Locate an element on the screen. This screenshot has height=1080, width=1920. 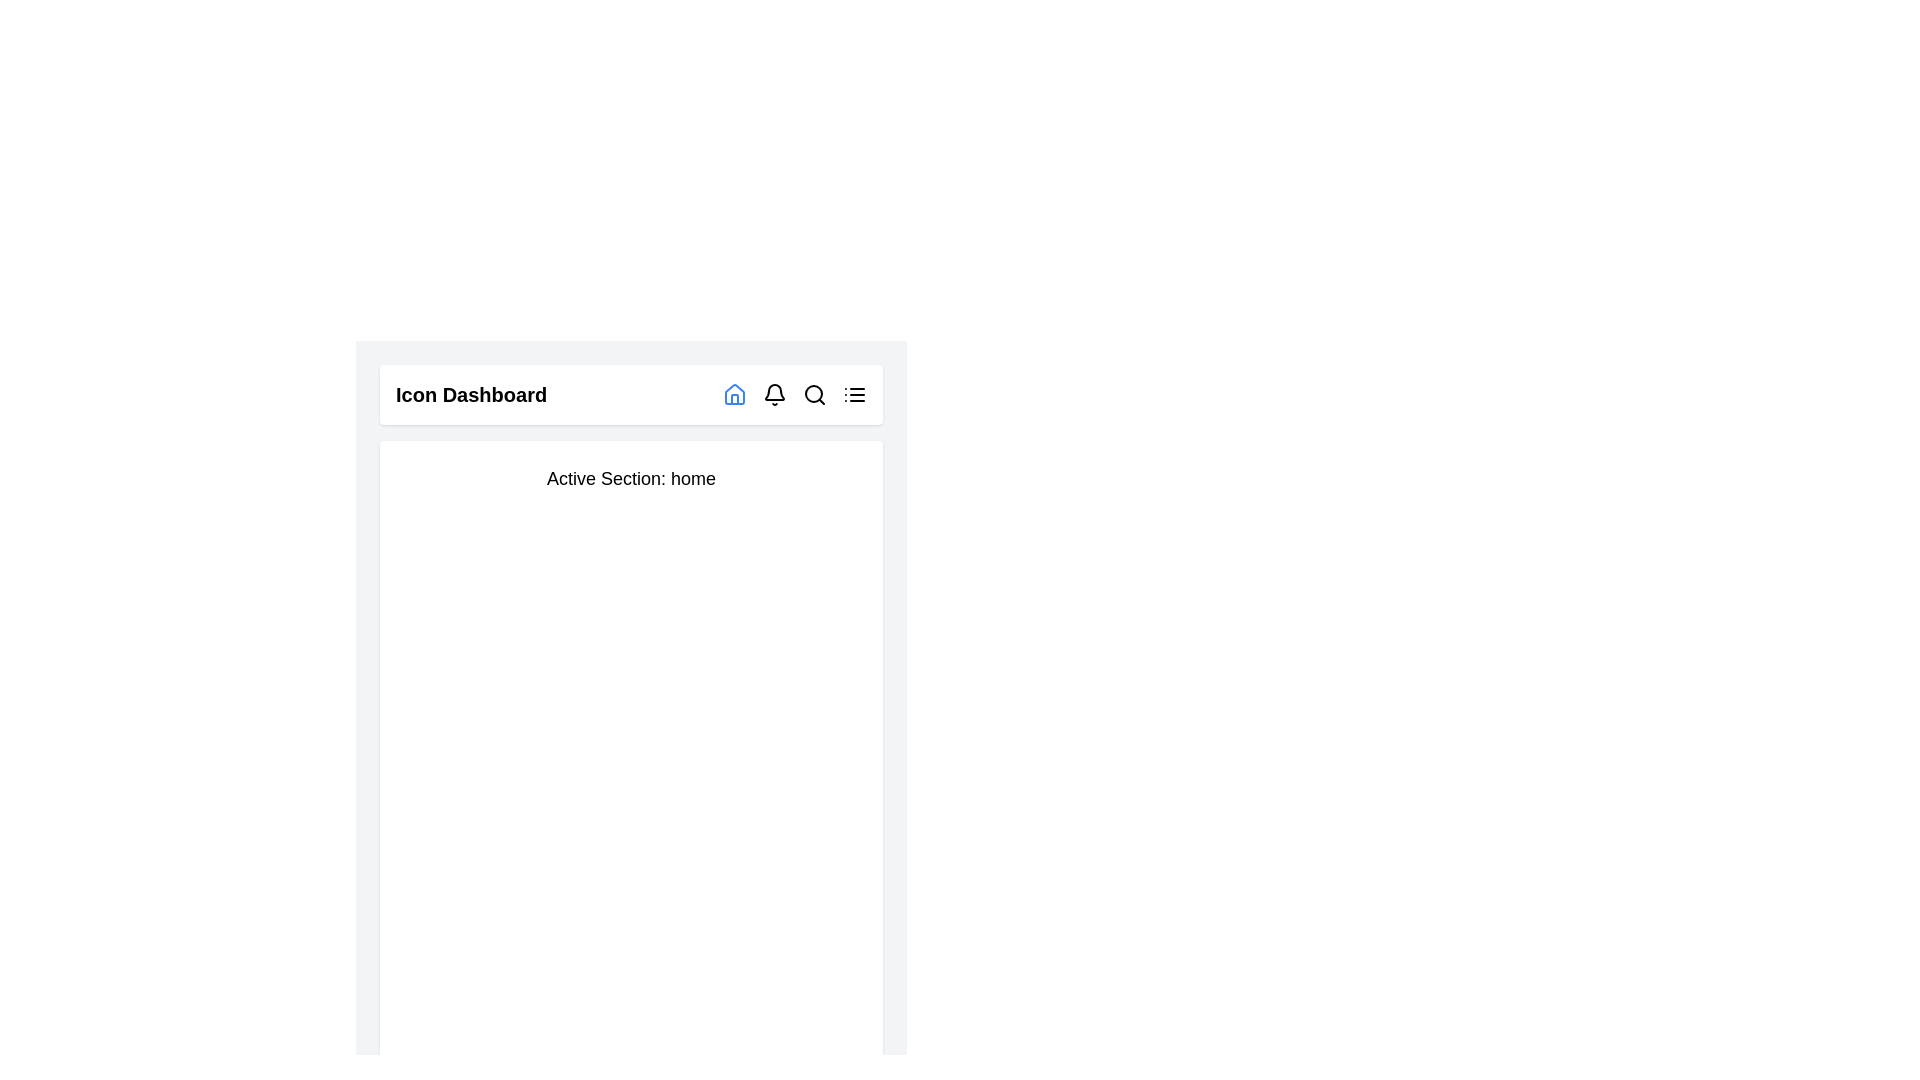
the blue house-shaped icon located in the top navigation bar is located at coordinates (733, 394).